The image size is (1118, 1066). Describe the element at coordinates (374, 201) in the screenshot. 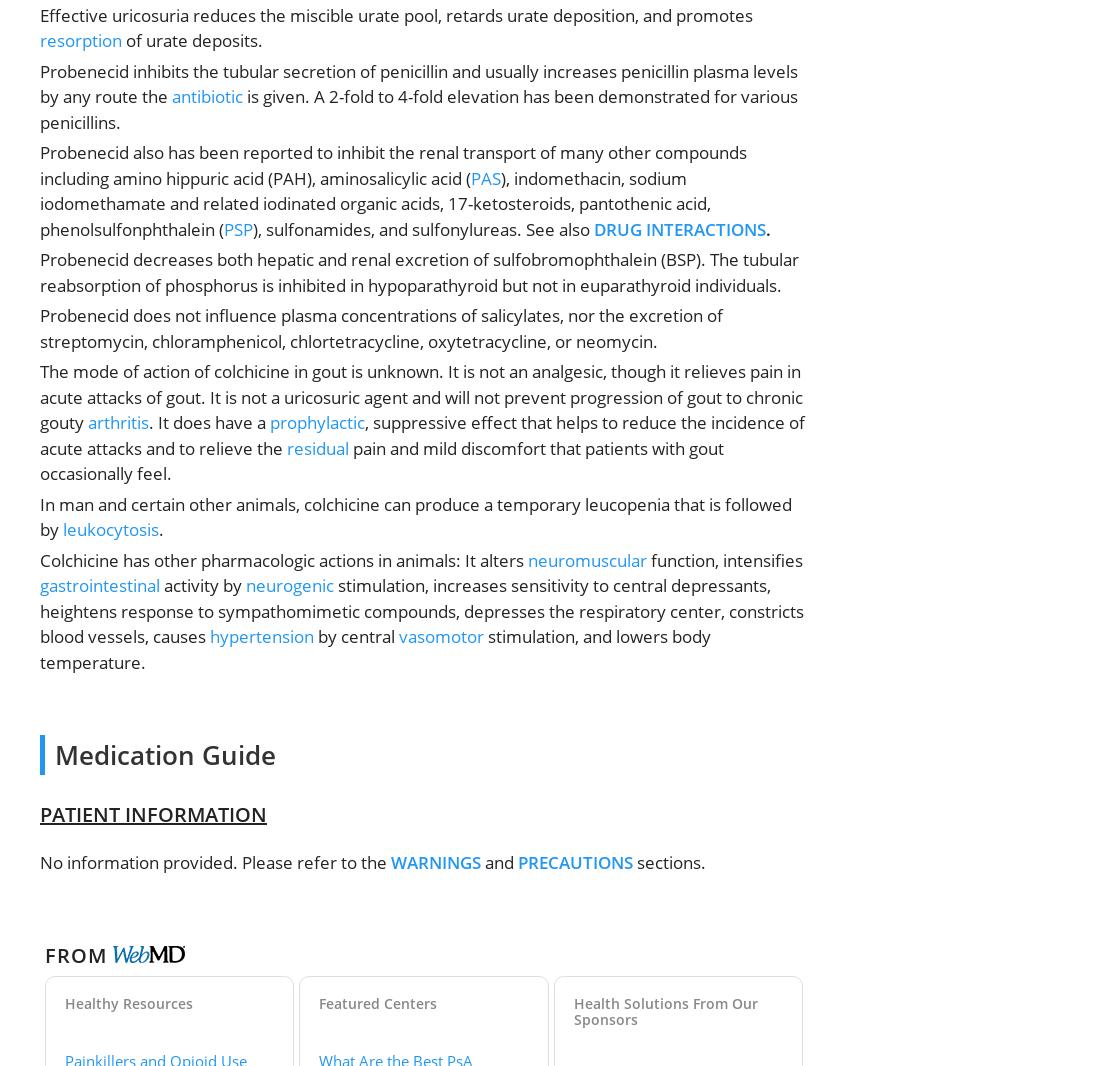

I see `'), indomethacin, 
  sodium iodomethamate and related iodinated organic acids, 17-ketosteroids, pantothenic 
  acid, phenolsulfonphthalein ('` at that location.